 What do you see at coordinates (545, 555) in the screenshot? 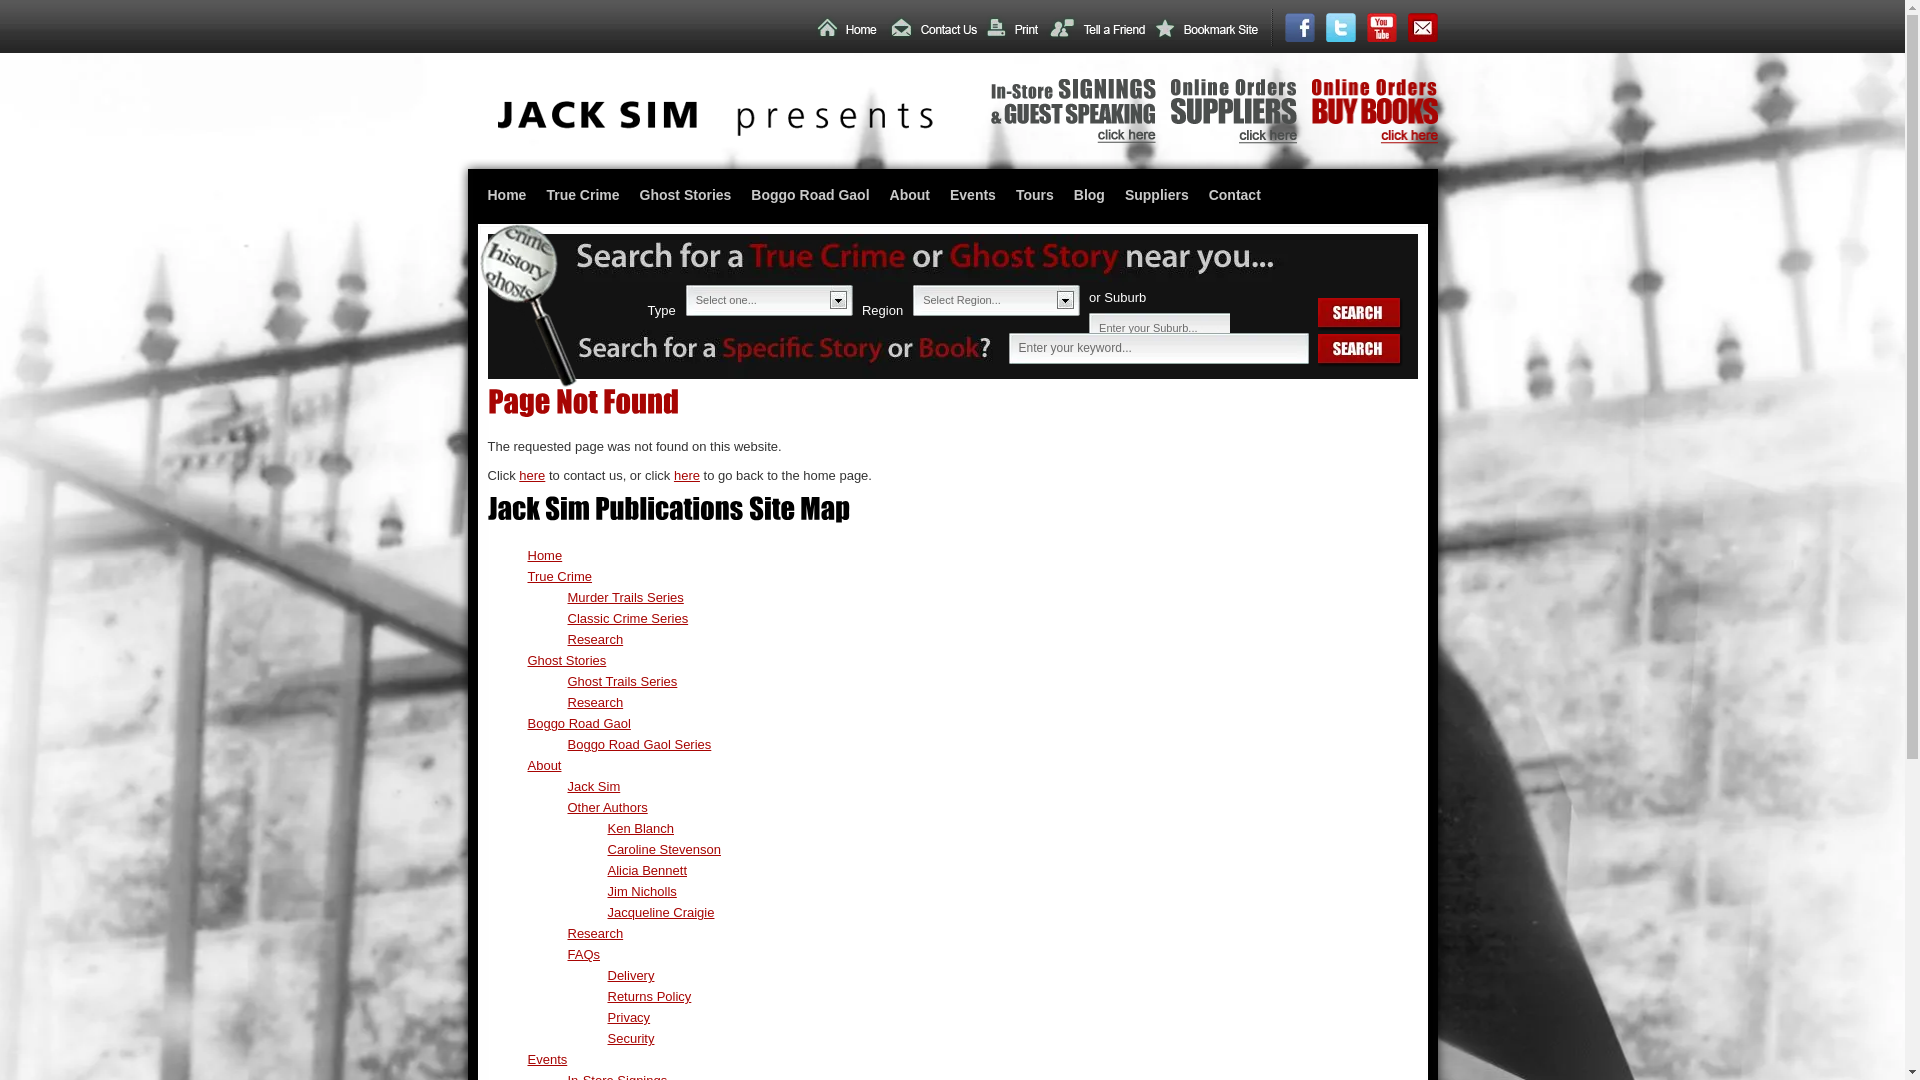
I see `'Home'` at bounding box center [545, 555].